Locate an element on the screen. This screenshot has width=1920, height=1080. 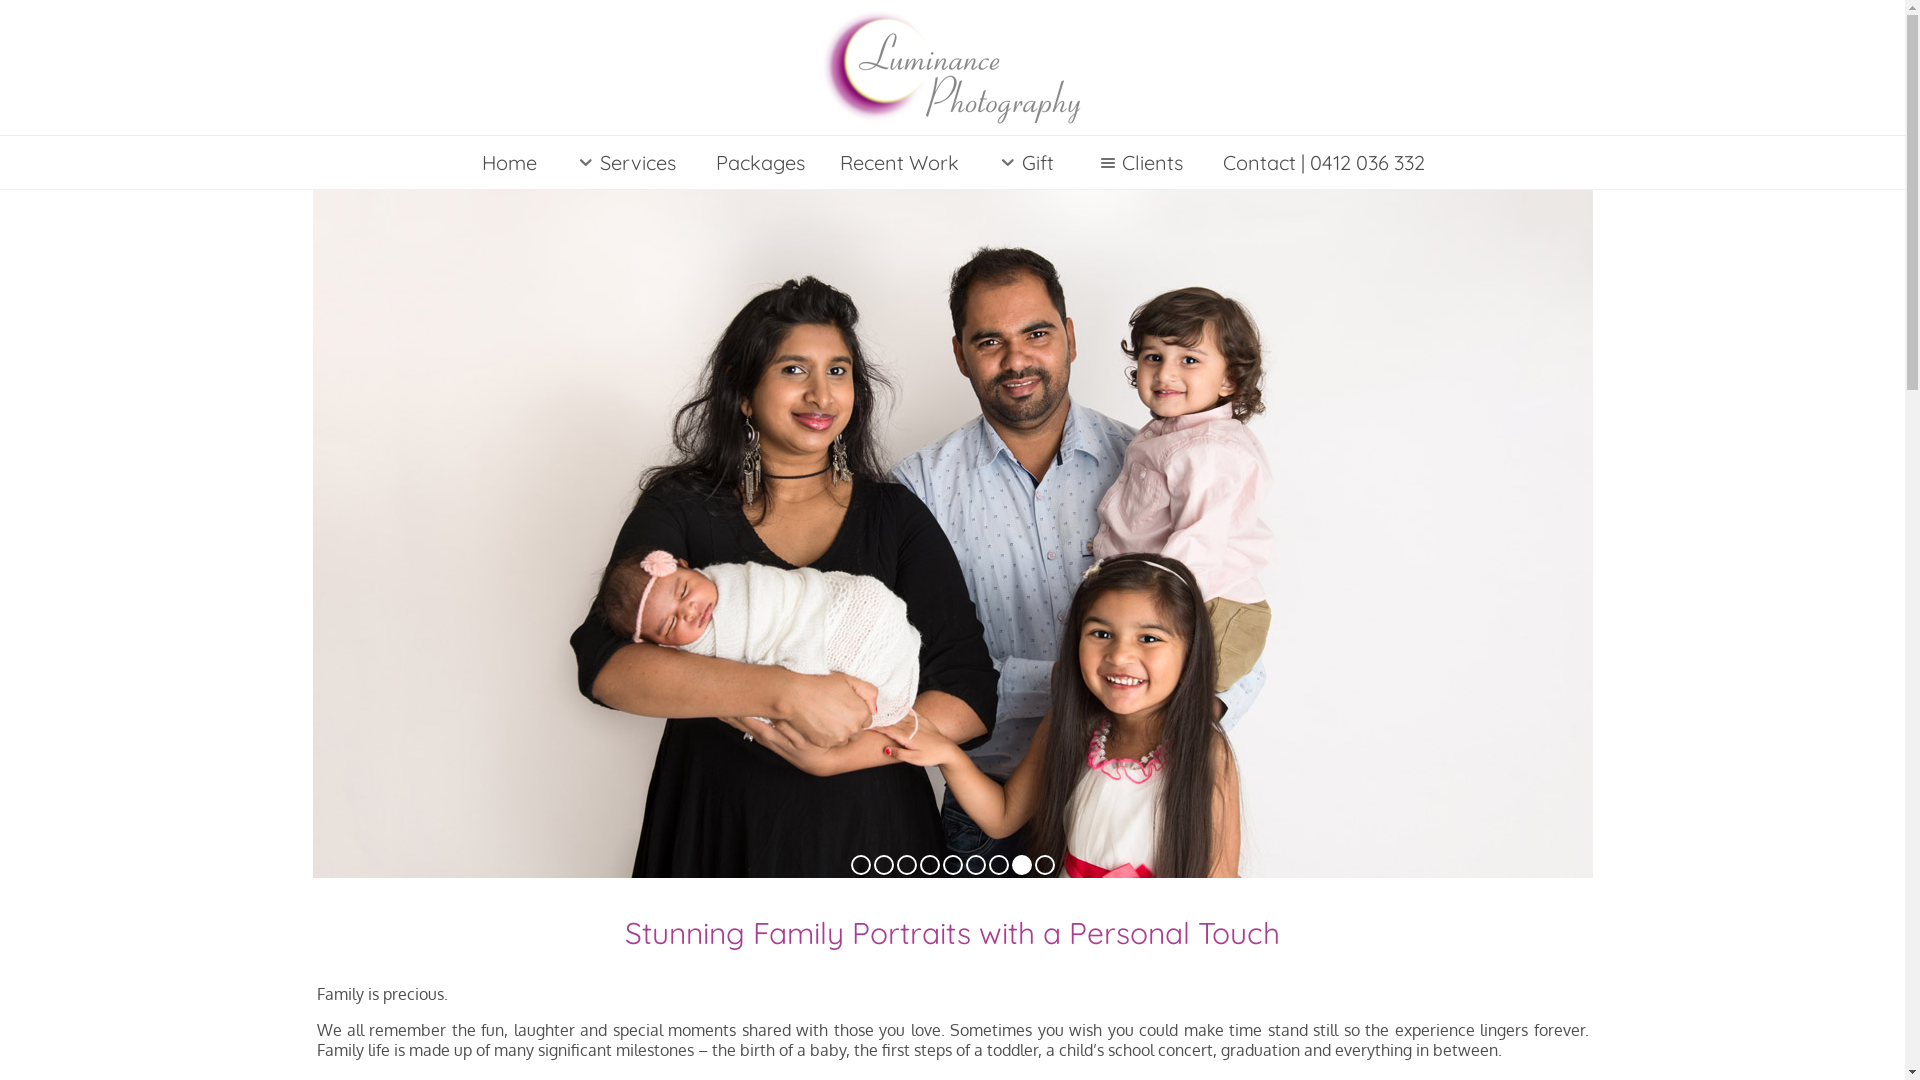
'0' is located at coordinates (882, 863).